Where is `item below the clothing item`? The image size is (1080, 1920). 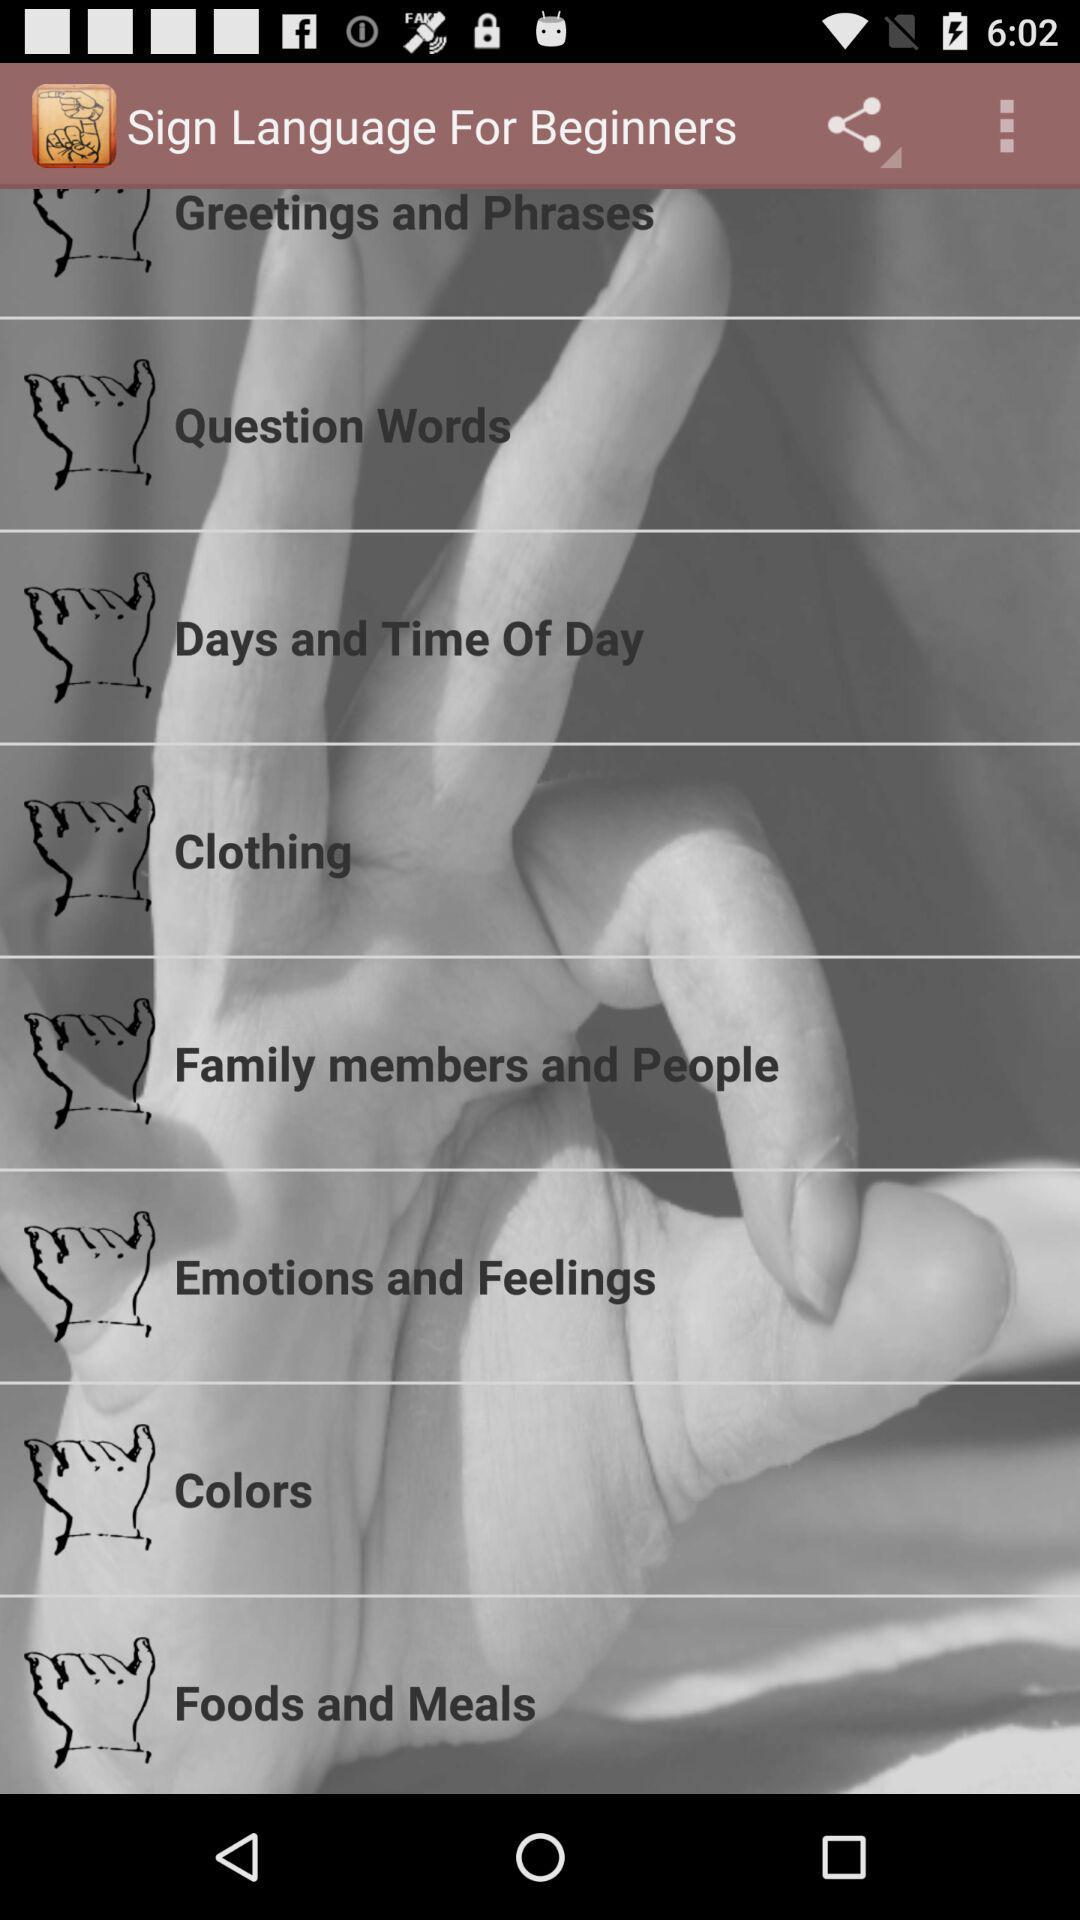
item below the clothing item is located at coordinates (613, 1062).